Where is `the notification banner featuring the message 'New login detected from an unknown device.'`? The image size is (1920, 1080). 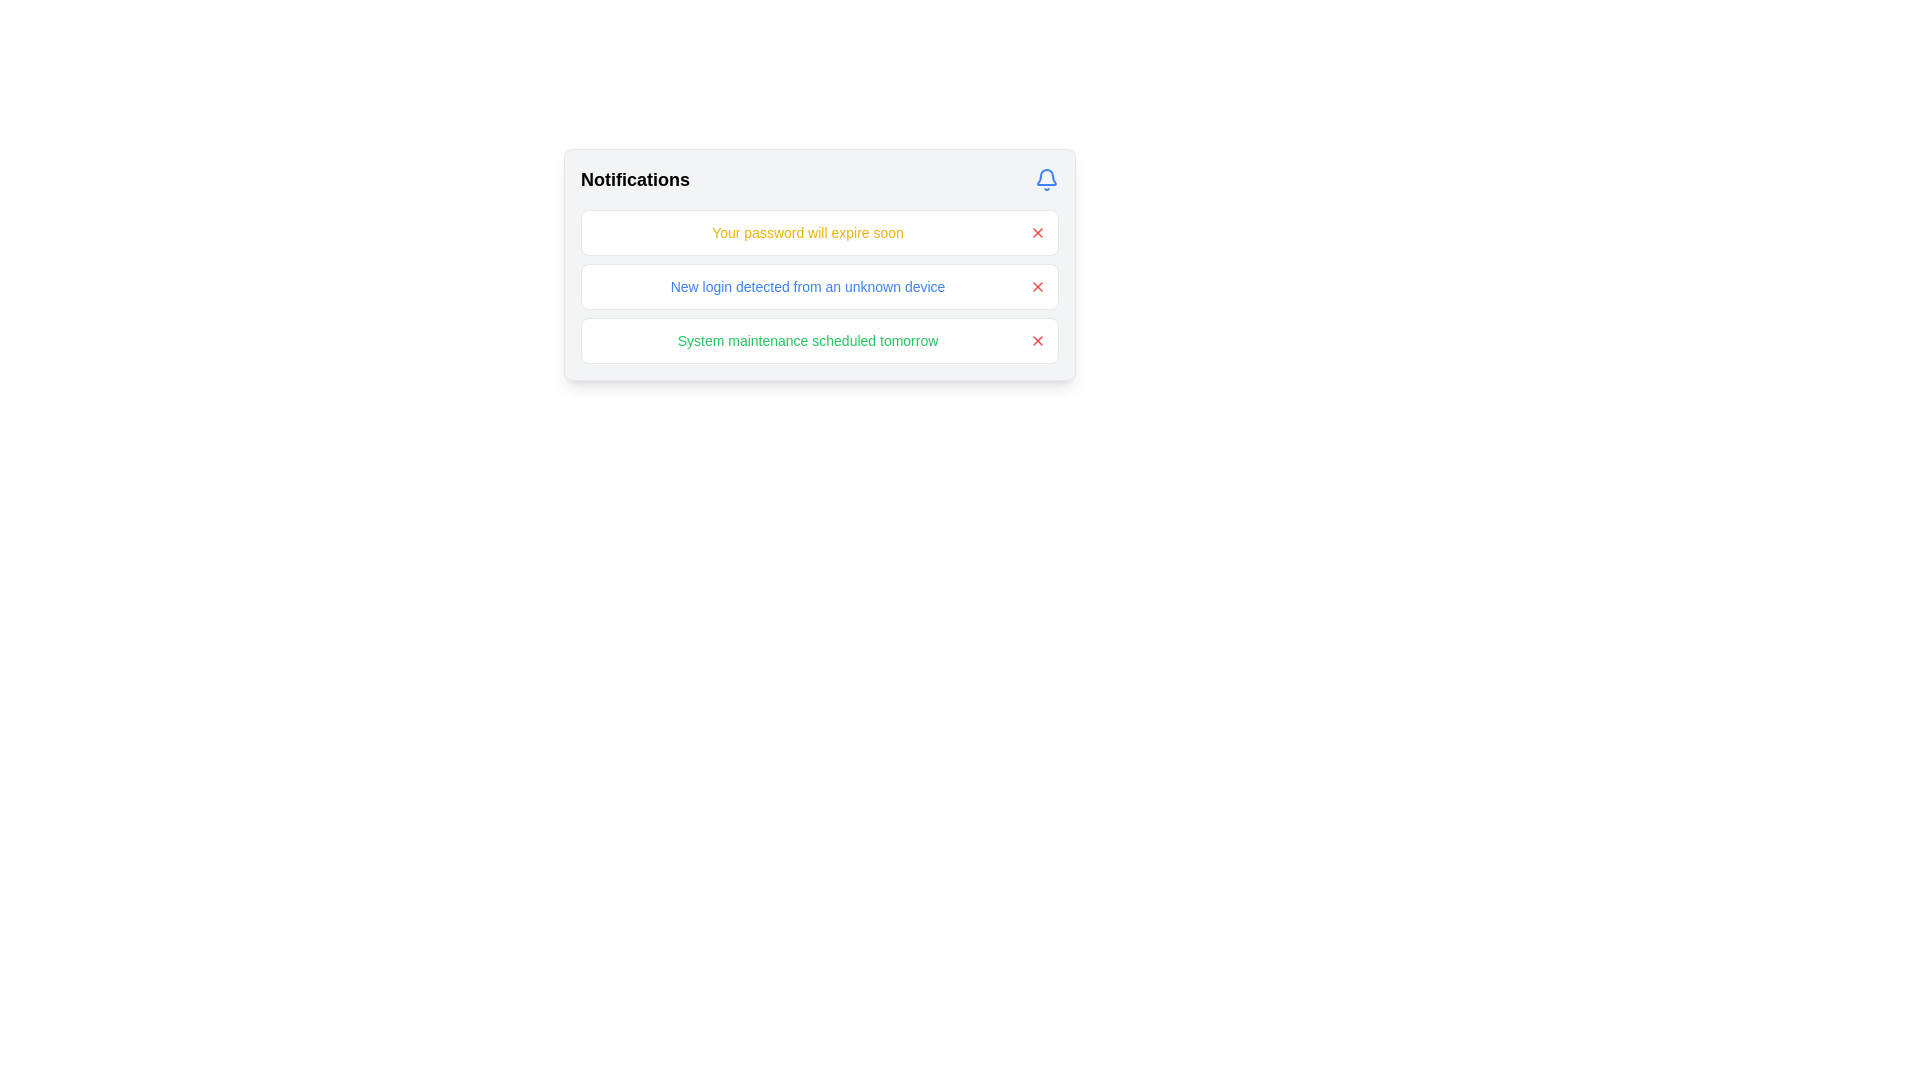 the notification banner featuring the message 'New login detected from an unknown device.' is located at coordinates (820, 286).